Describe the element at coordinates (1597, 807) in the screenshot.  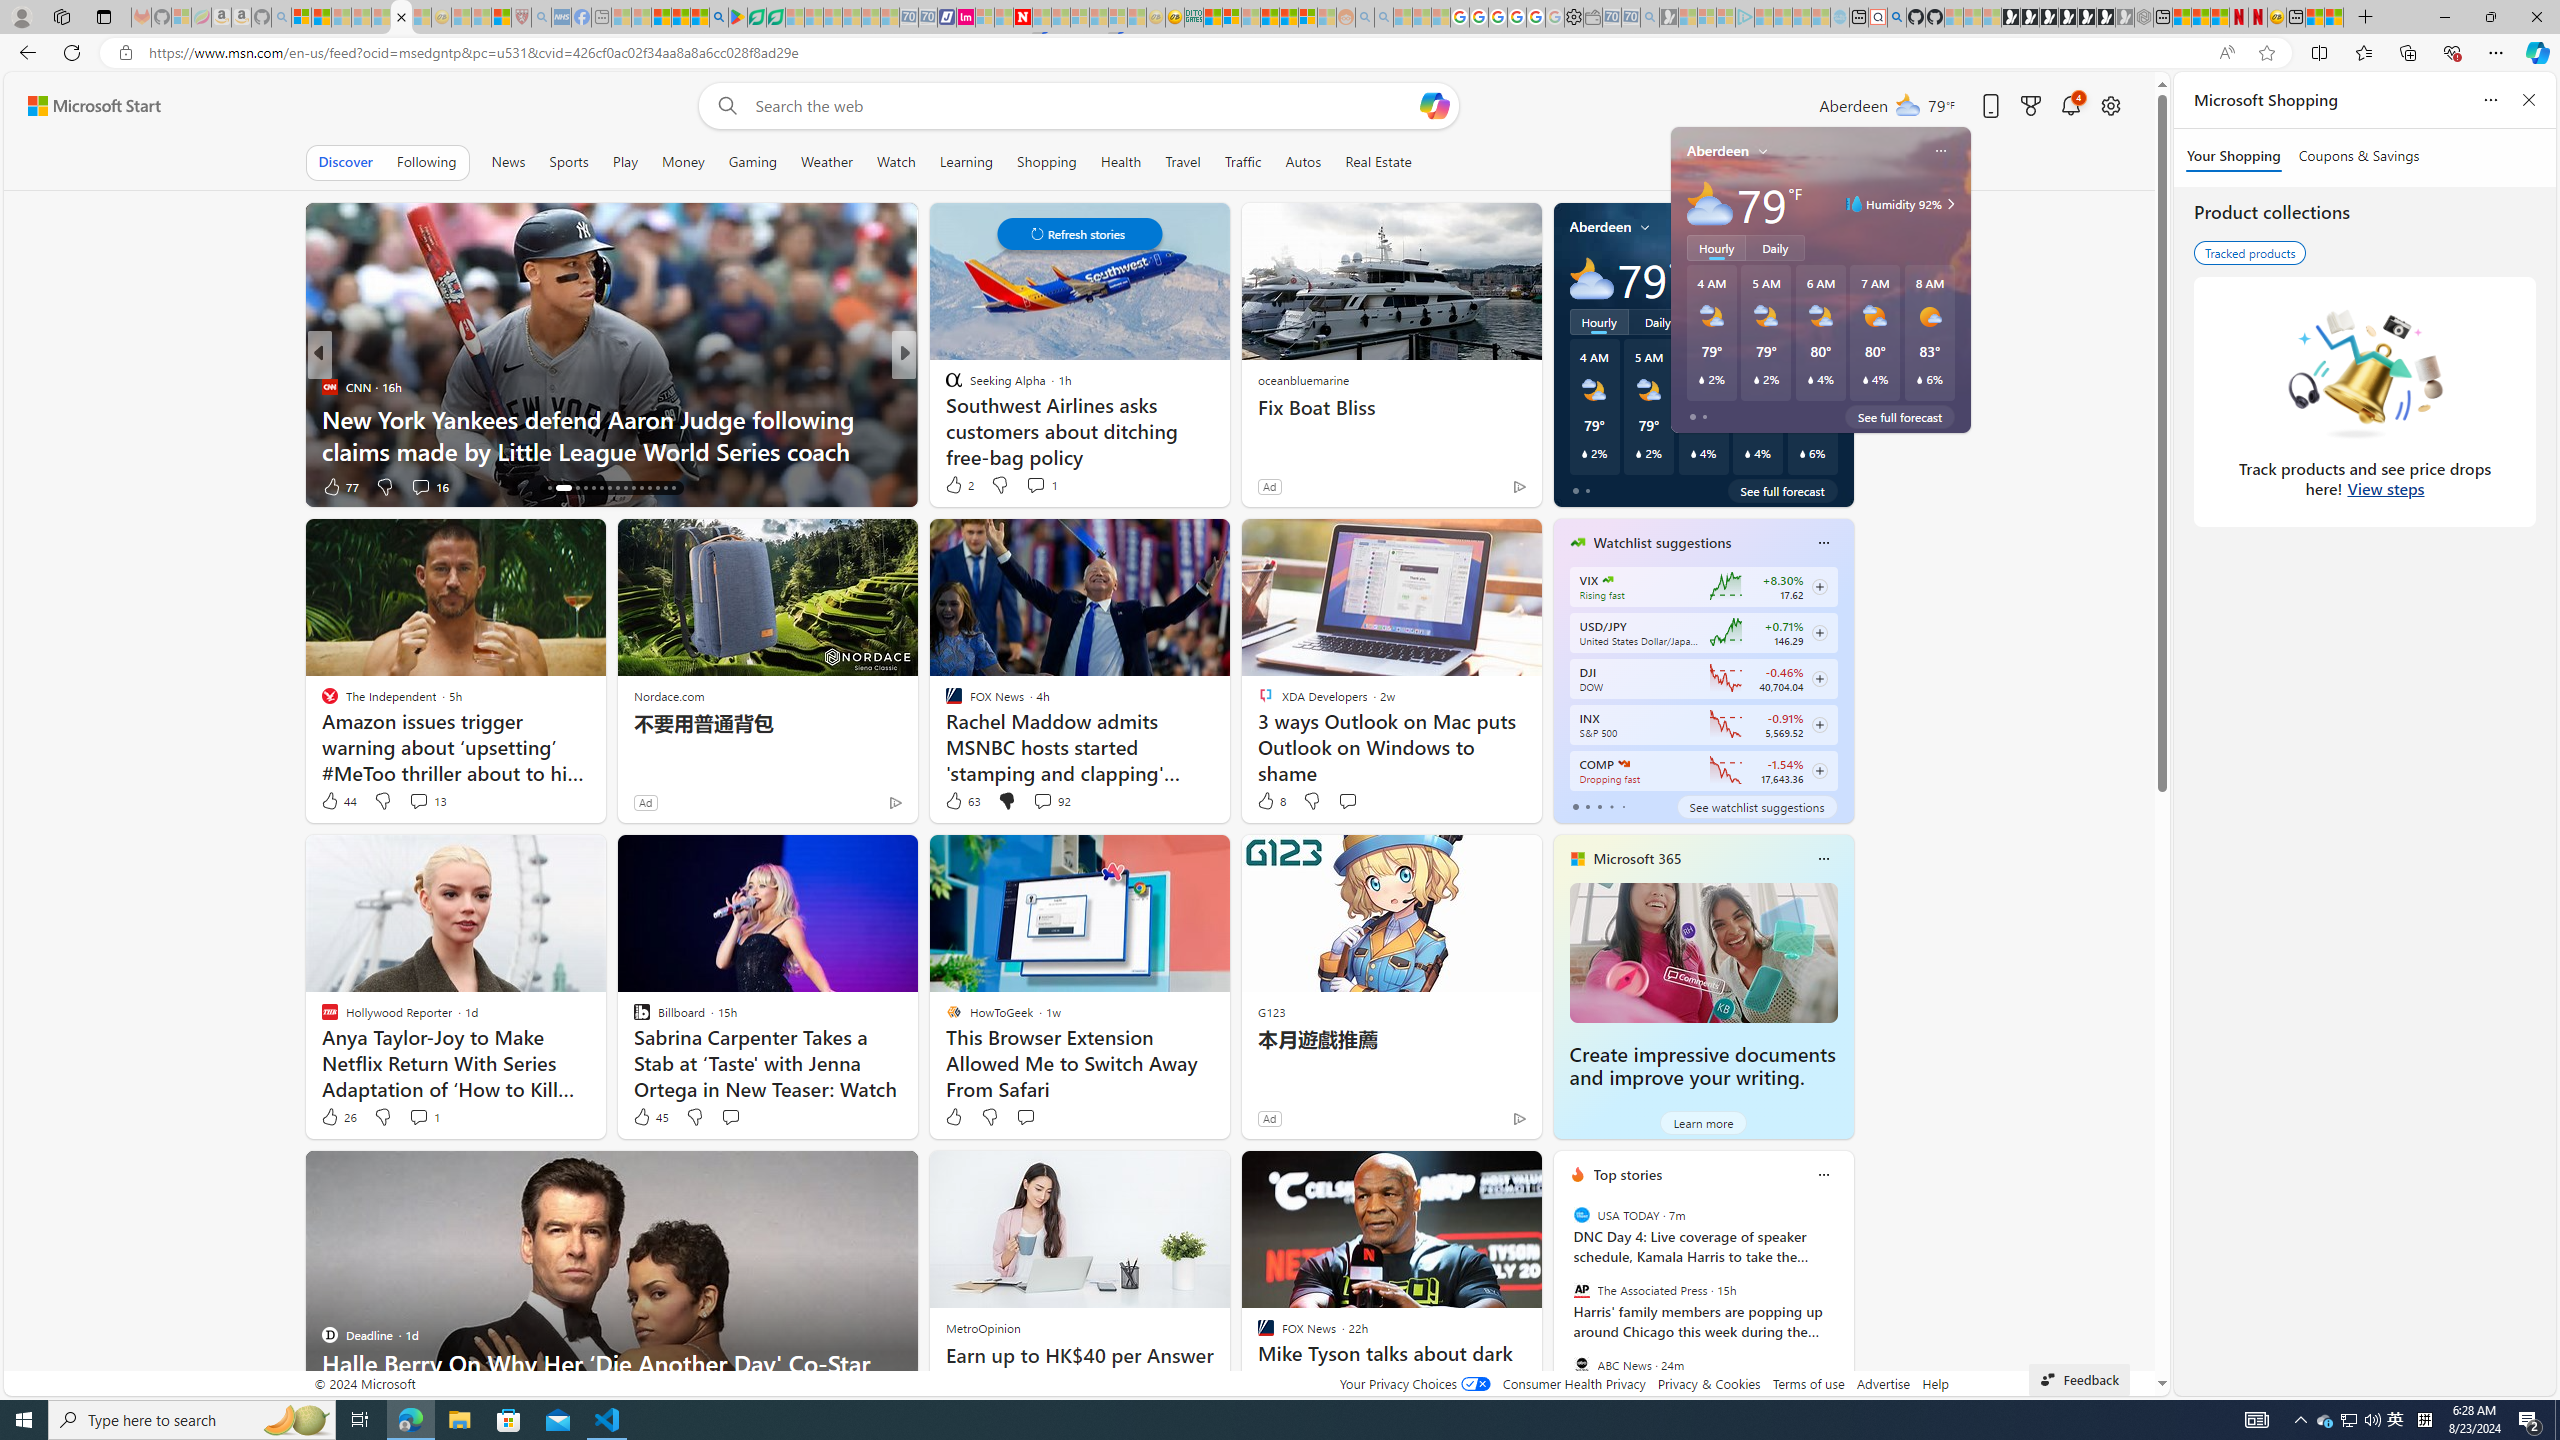
I see `'tab-2'` at that location.